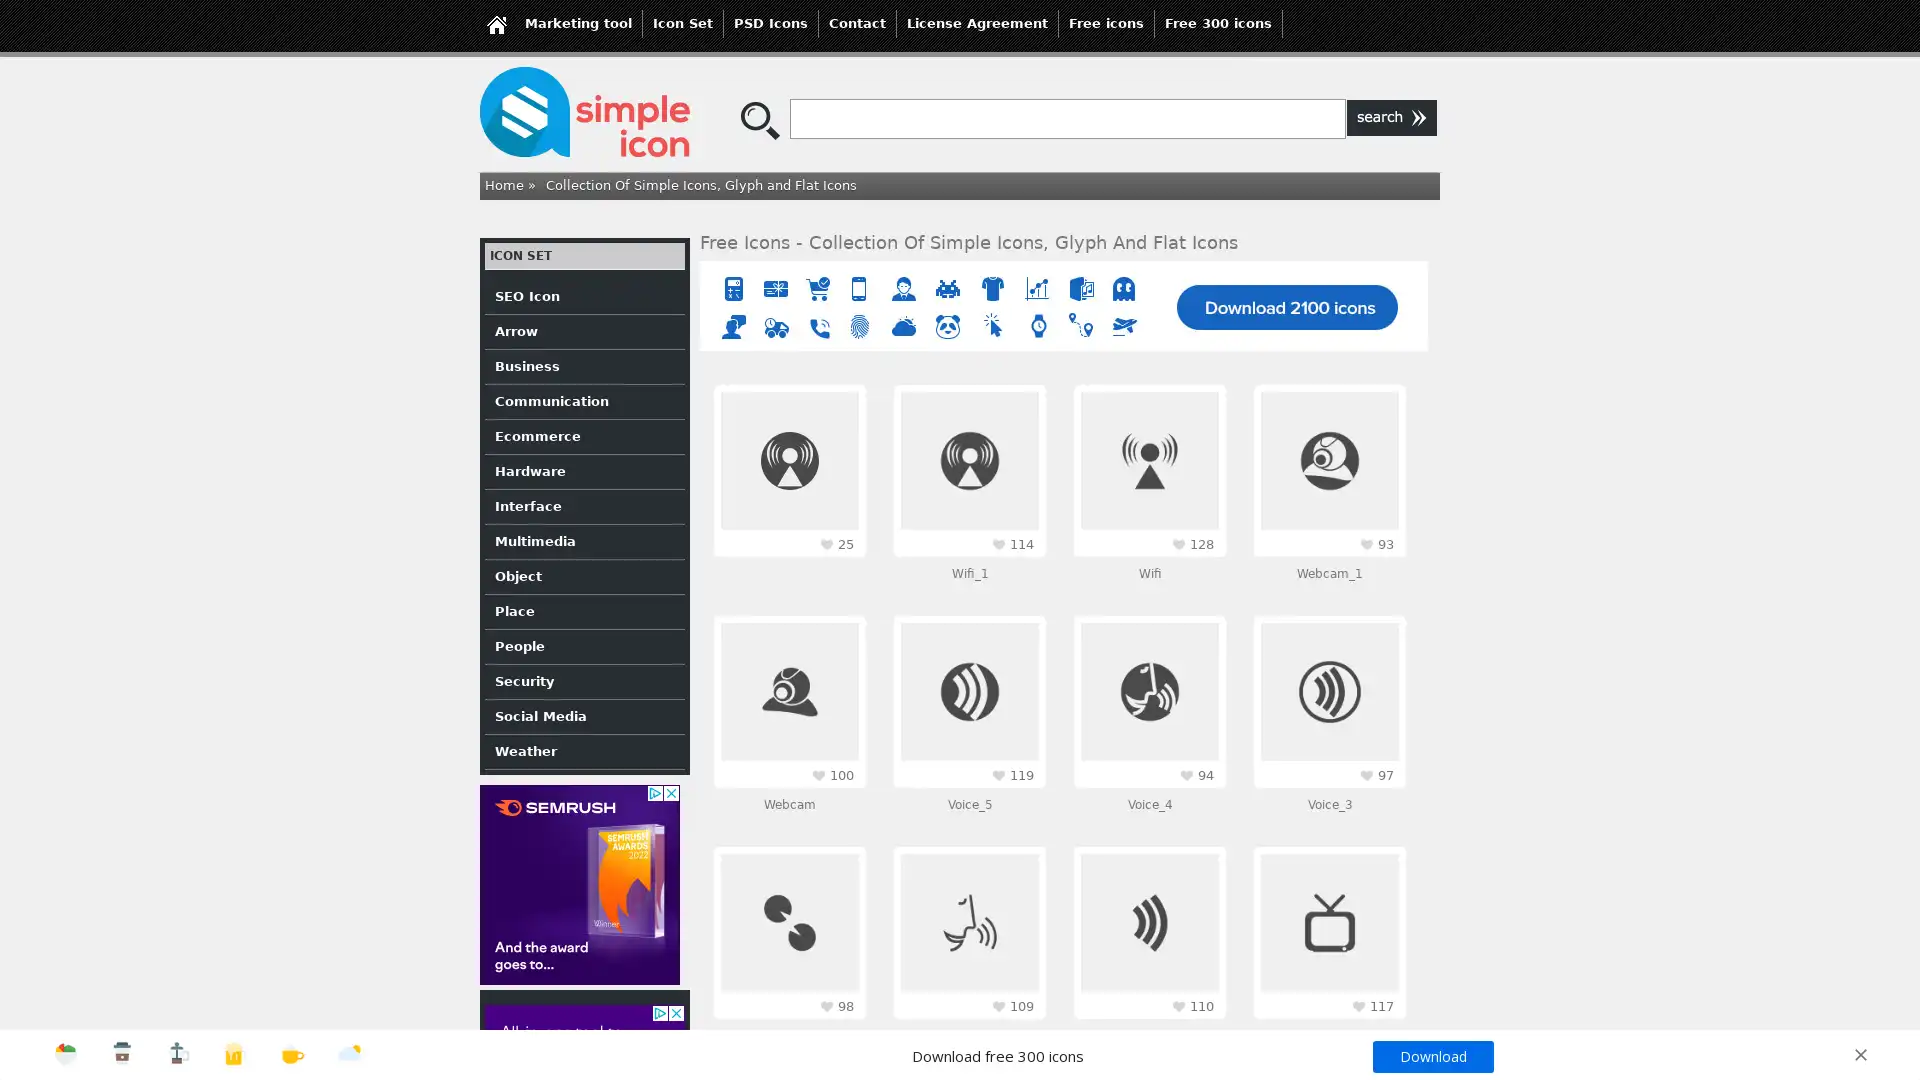  What do you see at coordinates (960, 659) in the screenshot?
I see `Download` at bounding box center [960, 659].